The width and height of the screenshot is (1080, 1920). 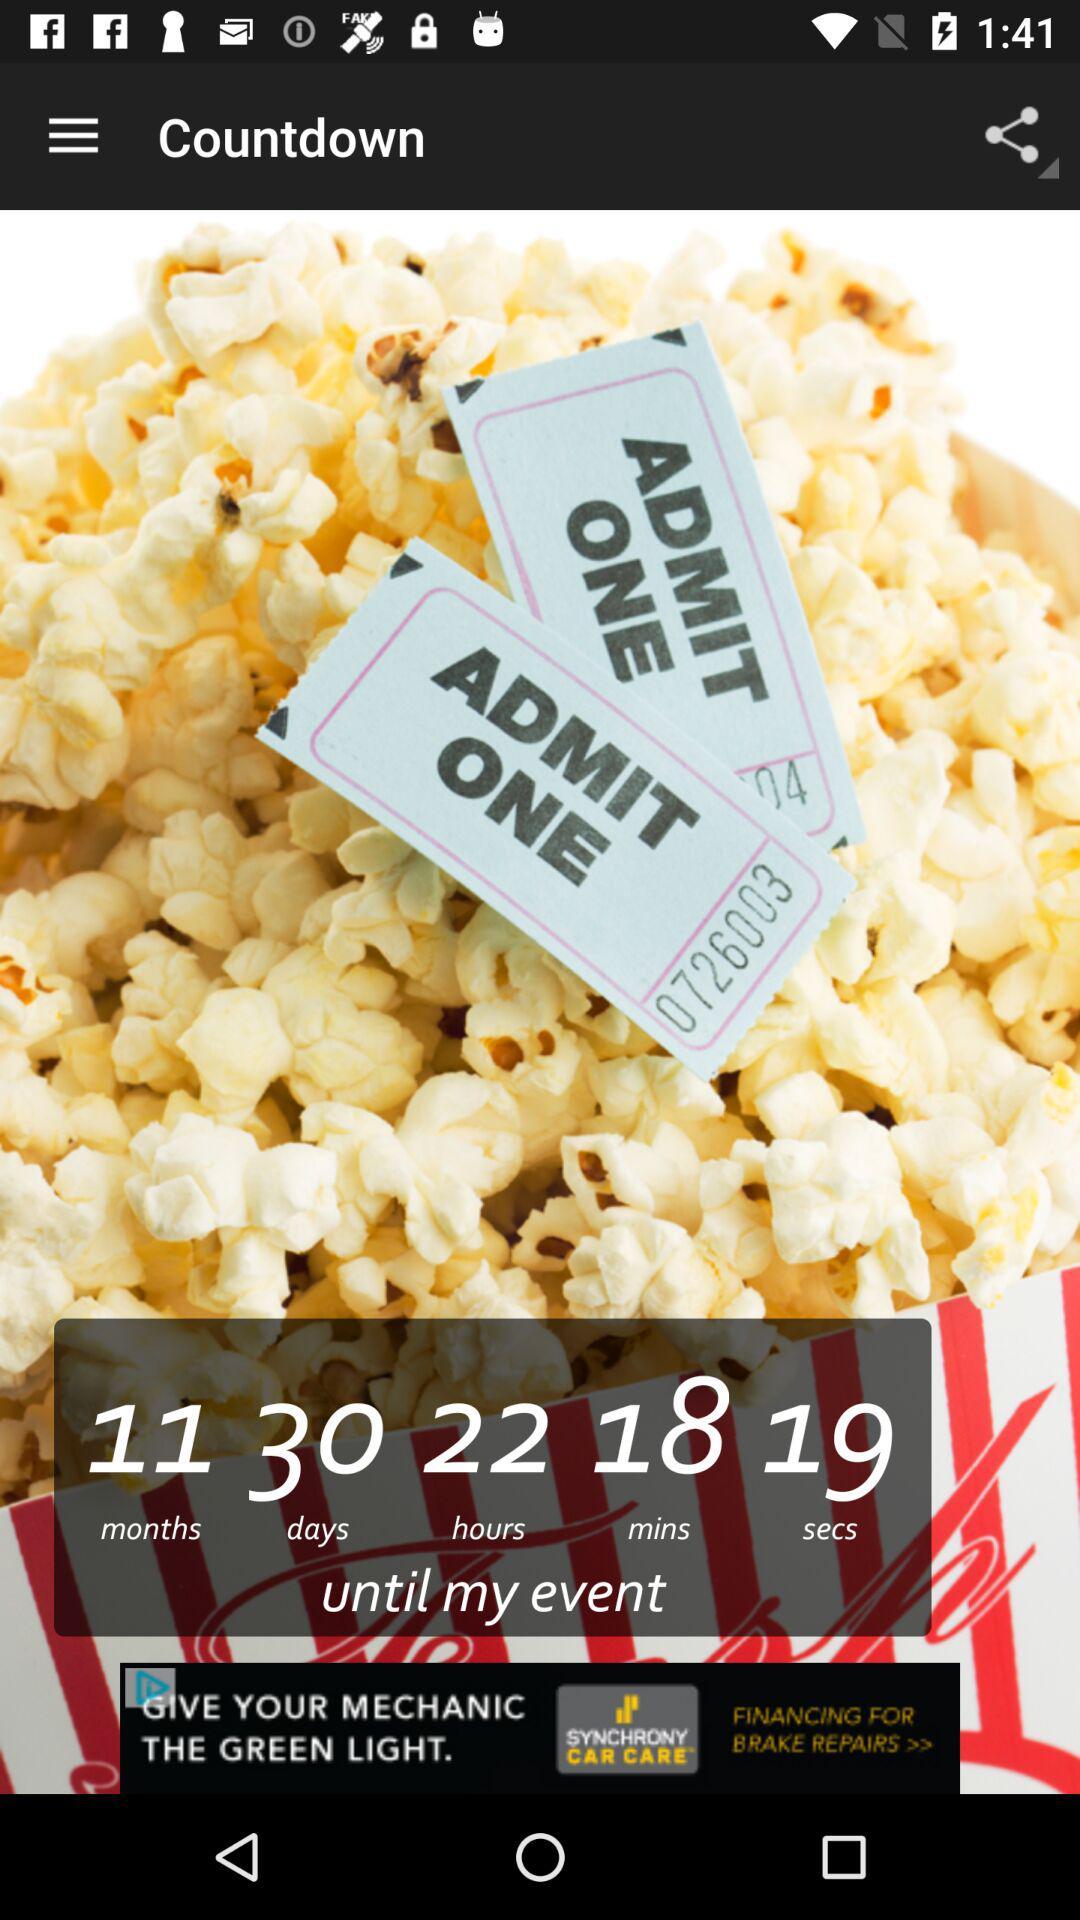 I want to click on advertisement, so click(x=540, y=1727).